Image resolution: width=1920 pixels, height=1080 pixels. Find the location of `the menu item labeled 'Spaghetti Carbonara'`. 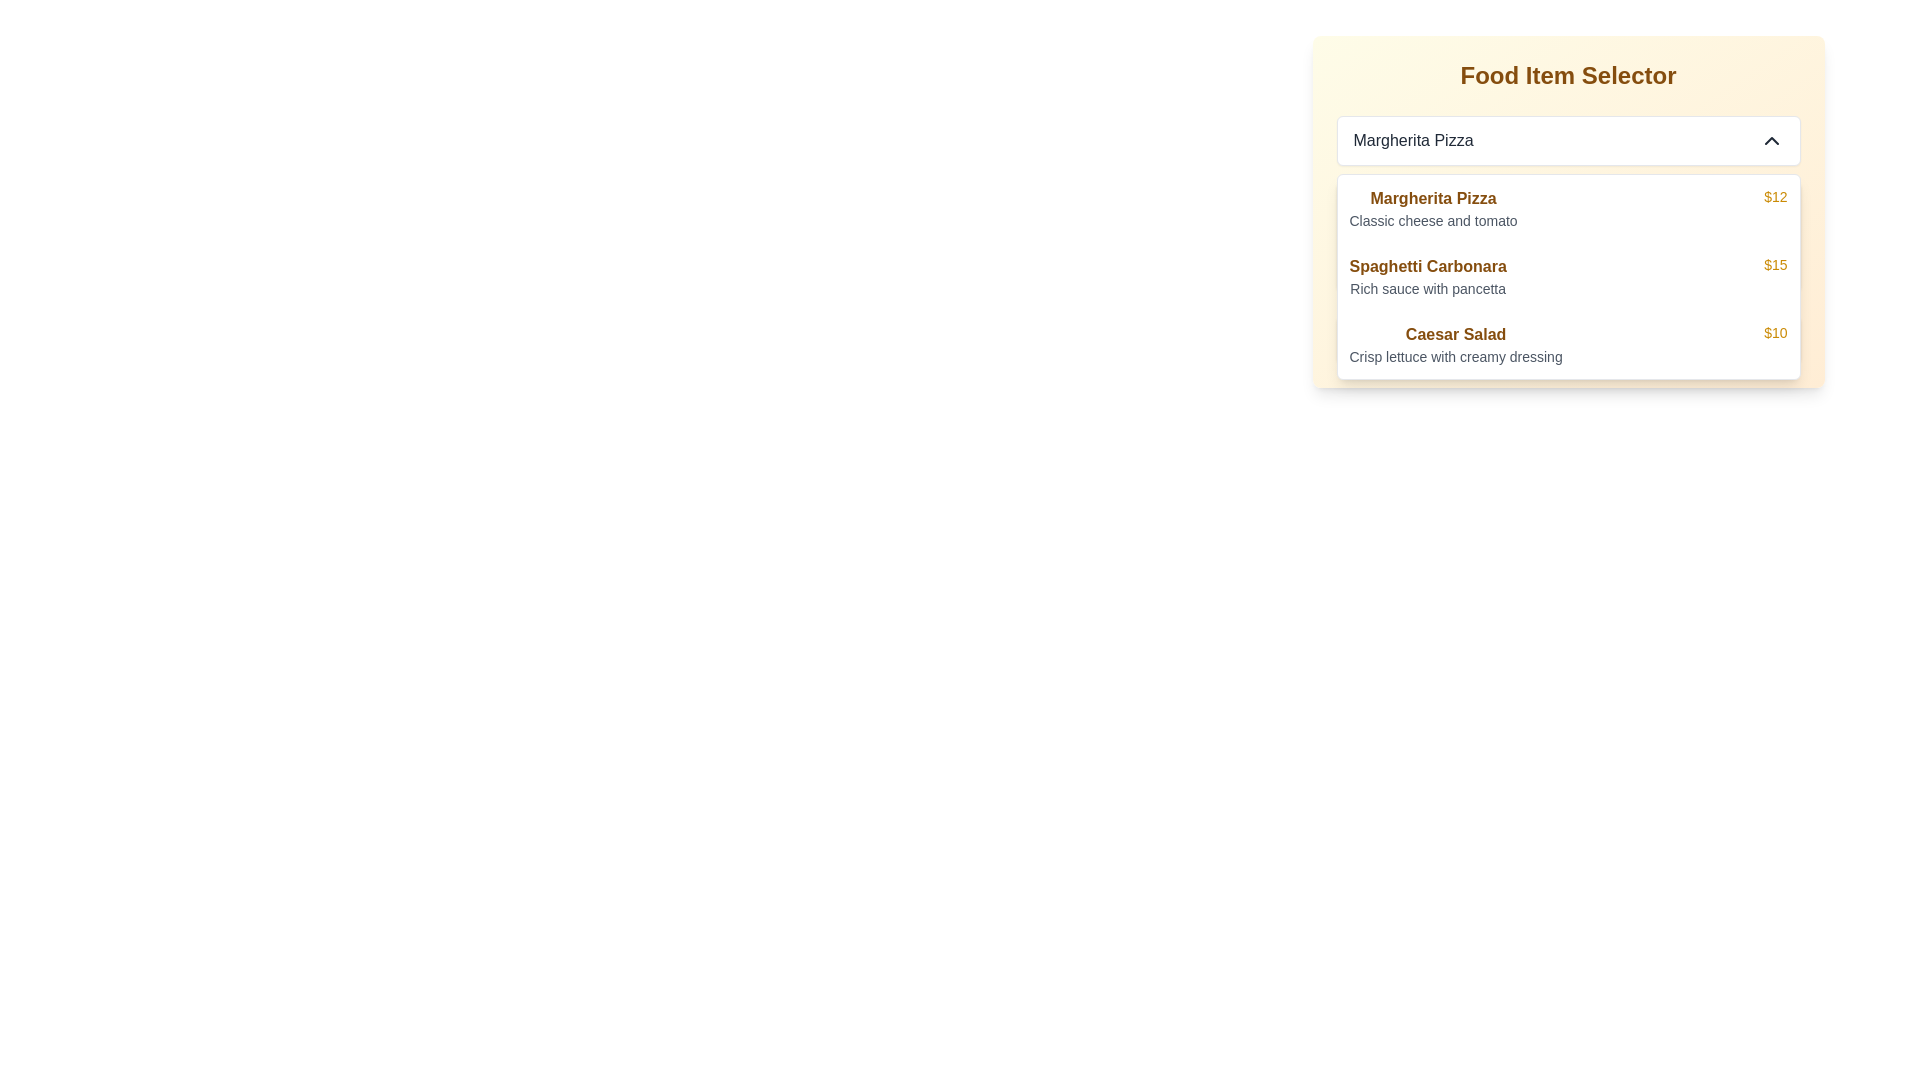

the menu item labeled 'Spaghetti Carbonara' is located at coordinates (1567, 277).